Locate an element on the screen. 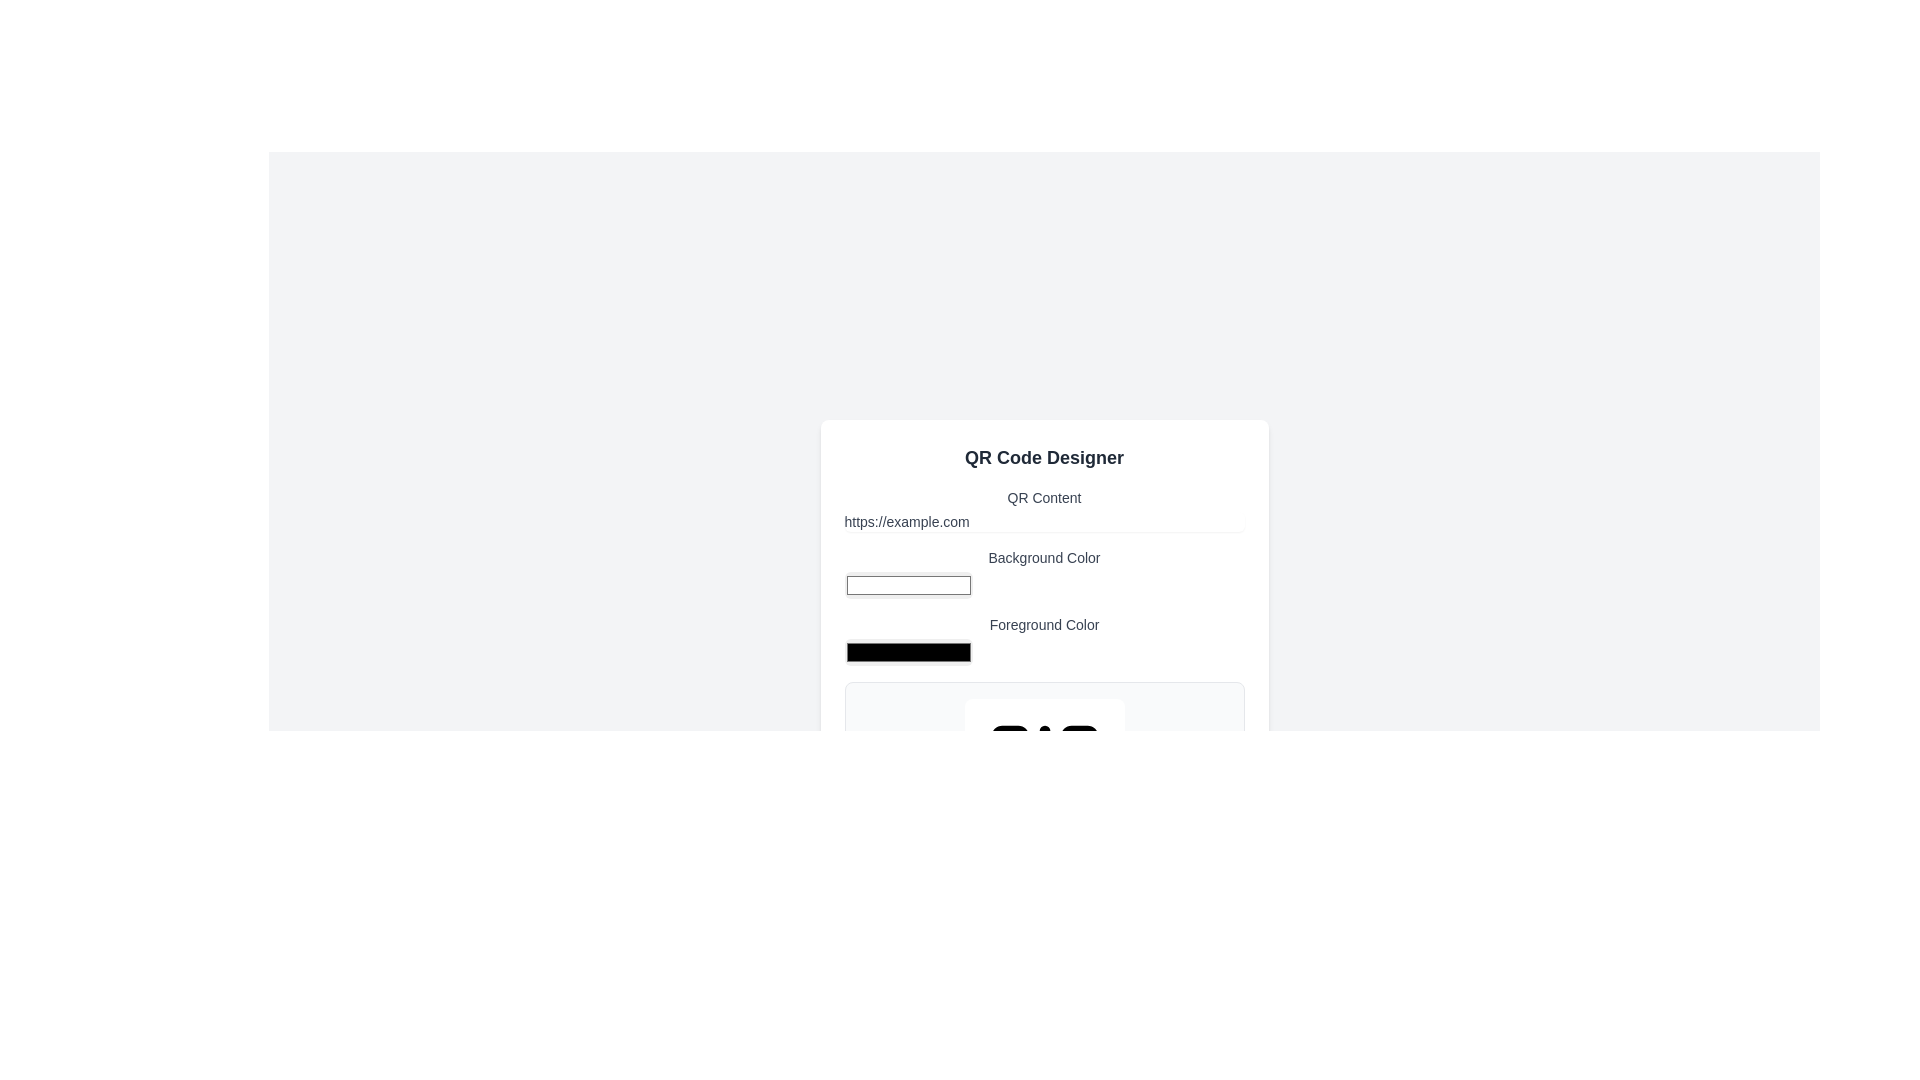 Image resolution: width=1920 pixels, height=1080 pixels. the first square shape in the QR code preview, which is a graphical component within an SVG located in the top-left corner is located at coordinates (1009, 744).